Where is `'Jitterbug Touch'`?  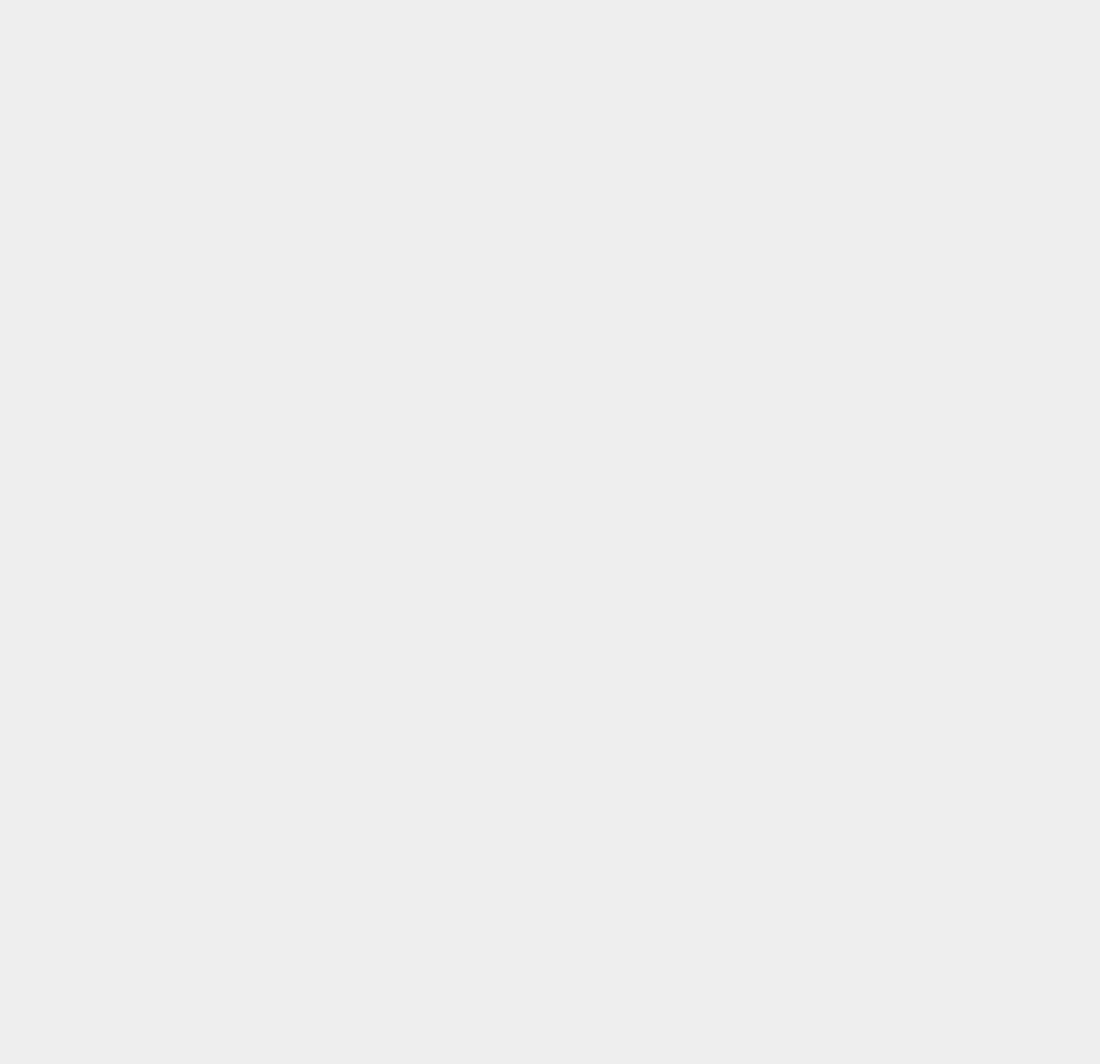
'Jitterbug Touch' is located at coordinates (825, 196).